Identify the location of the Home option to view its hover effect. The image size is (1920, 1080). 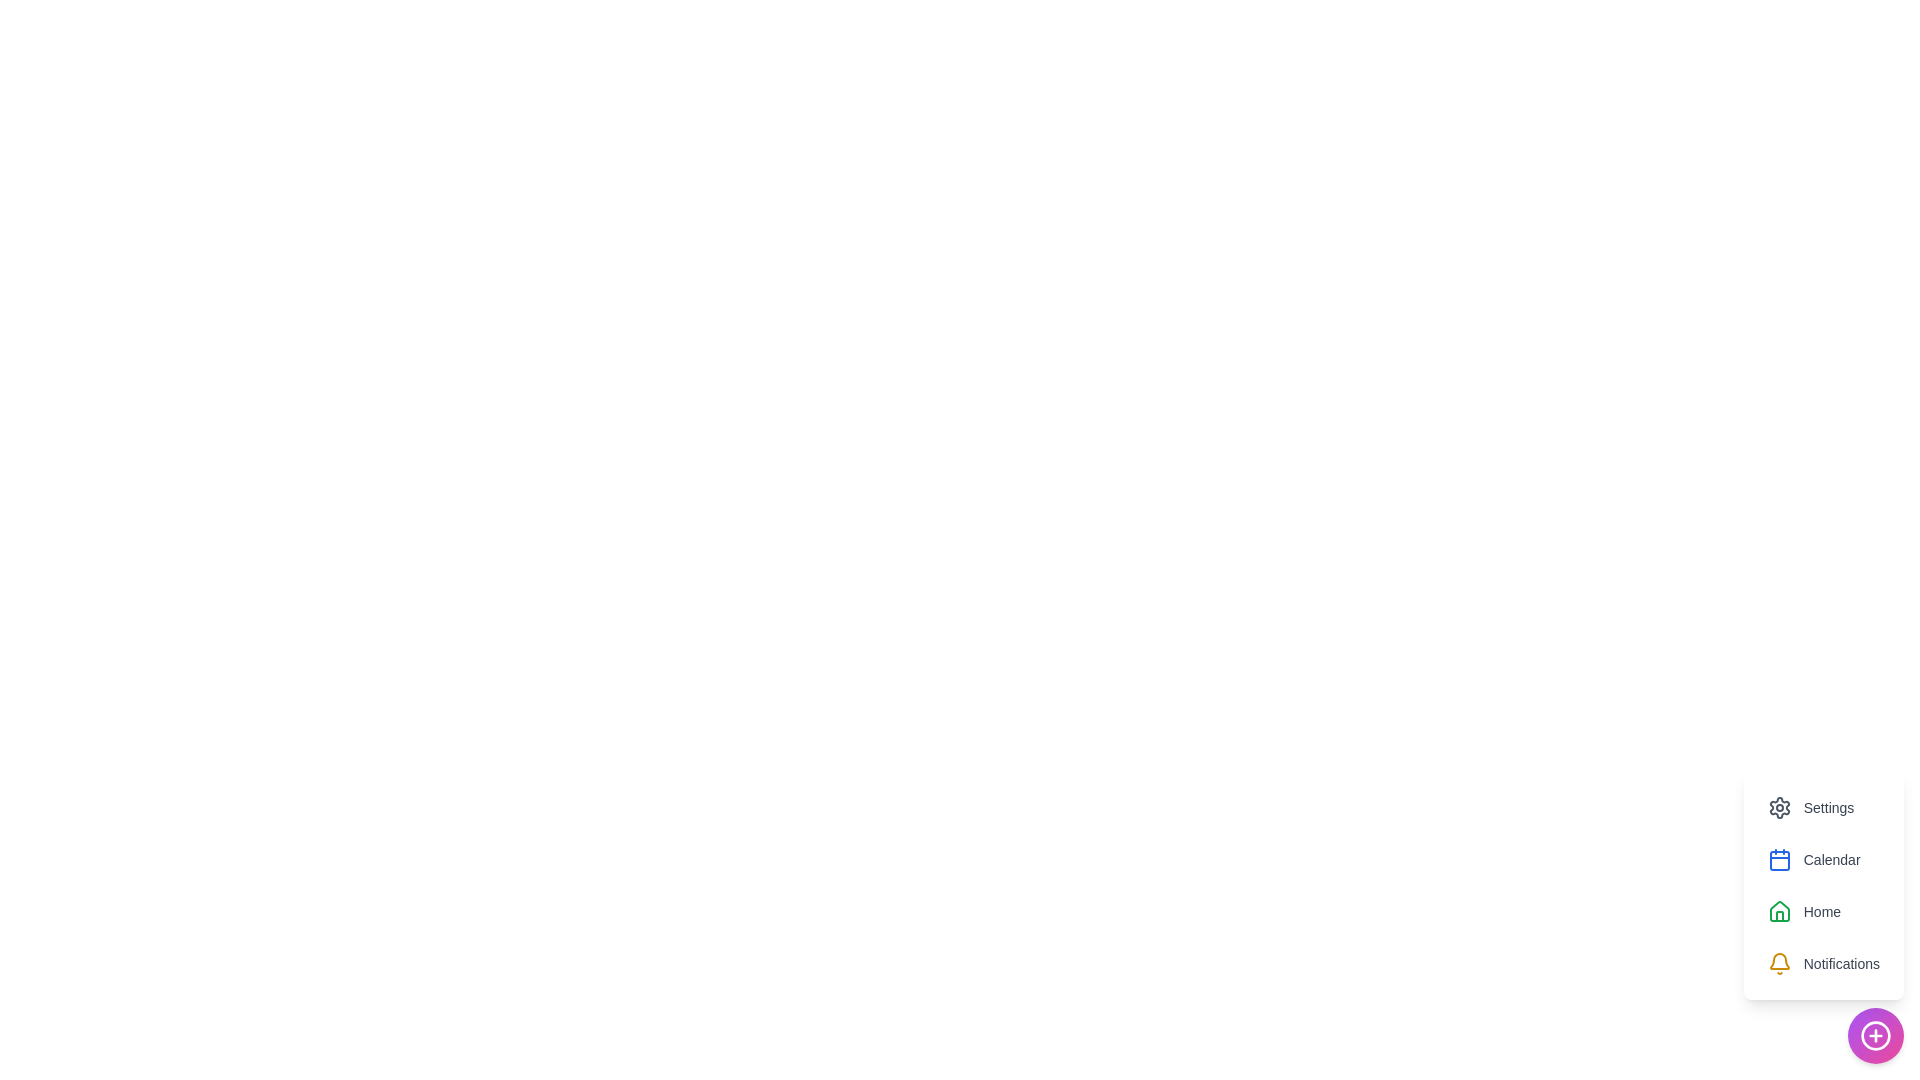
(1804, 911).